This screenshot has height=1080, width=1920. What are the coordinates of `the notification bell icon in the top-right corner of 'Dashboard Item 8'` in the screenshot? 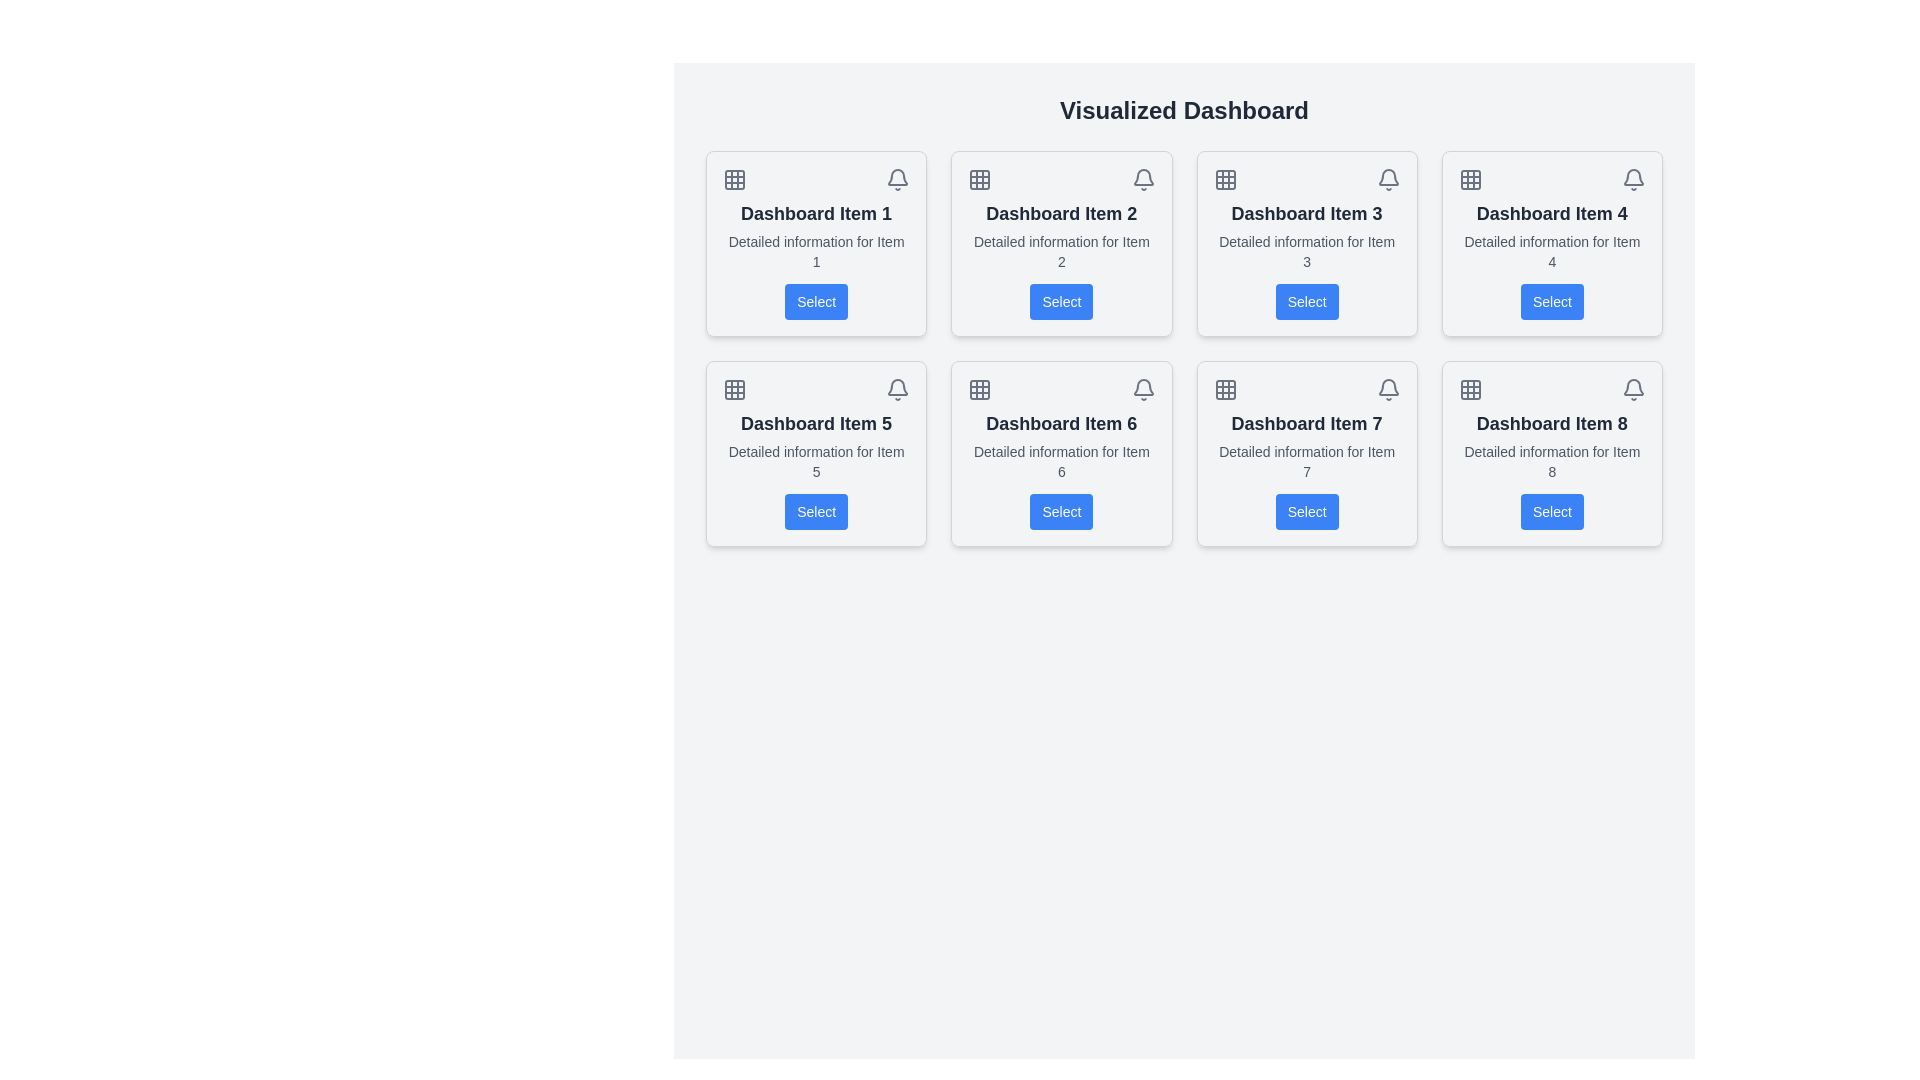 It's located at (1633, 389).